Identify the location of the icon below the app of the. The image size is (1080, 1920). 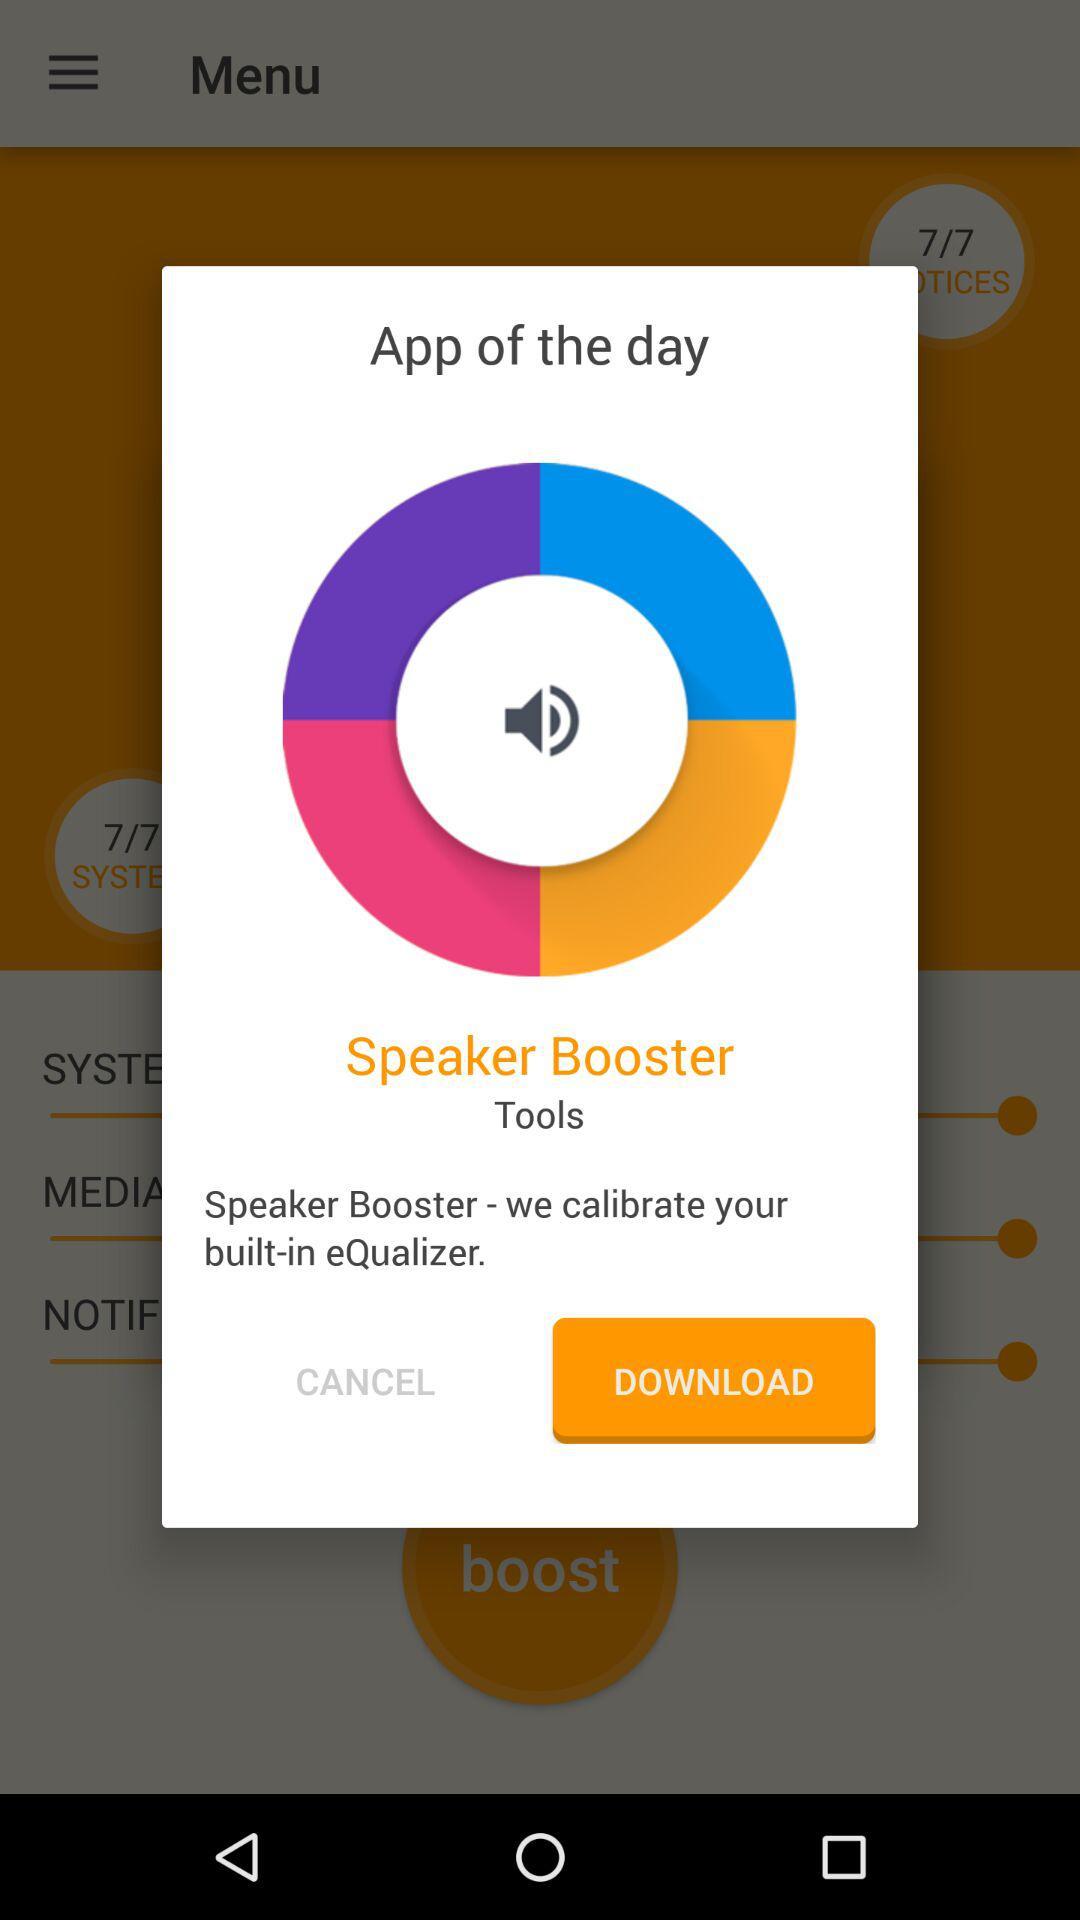
(538, 719).